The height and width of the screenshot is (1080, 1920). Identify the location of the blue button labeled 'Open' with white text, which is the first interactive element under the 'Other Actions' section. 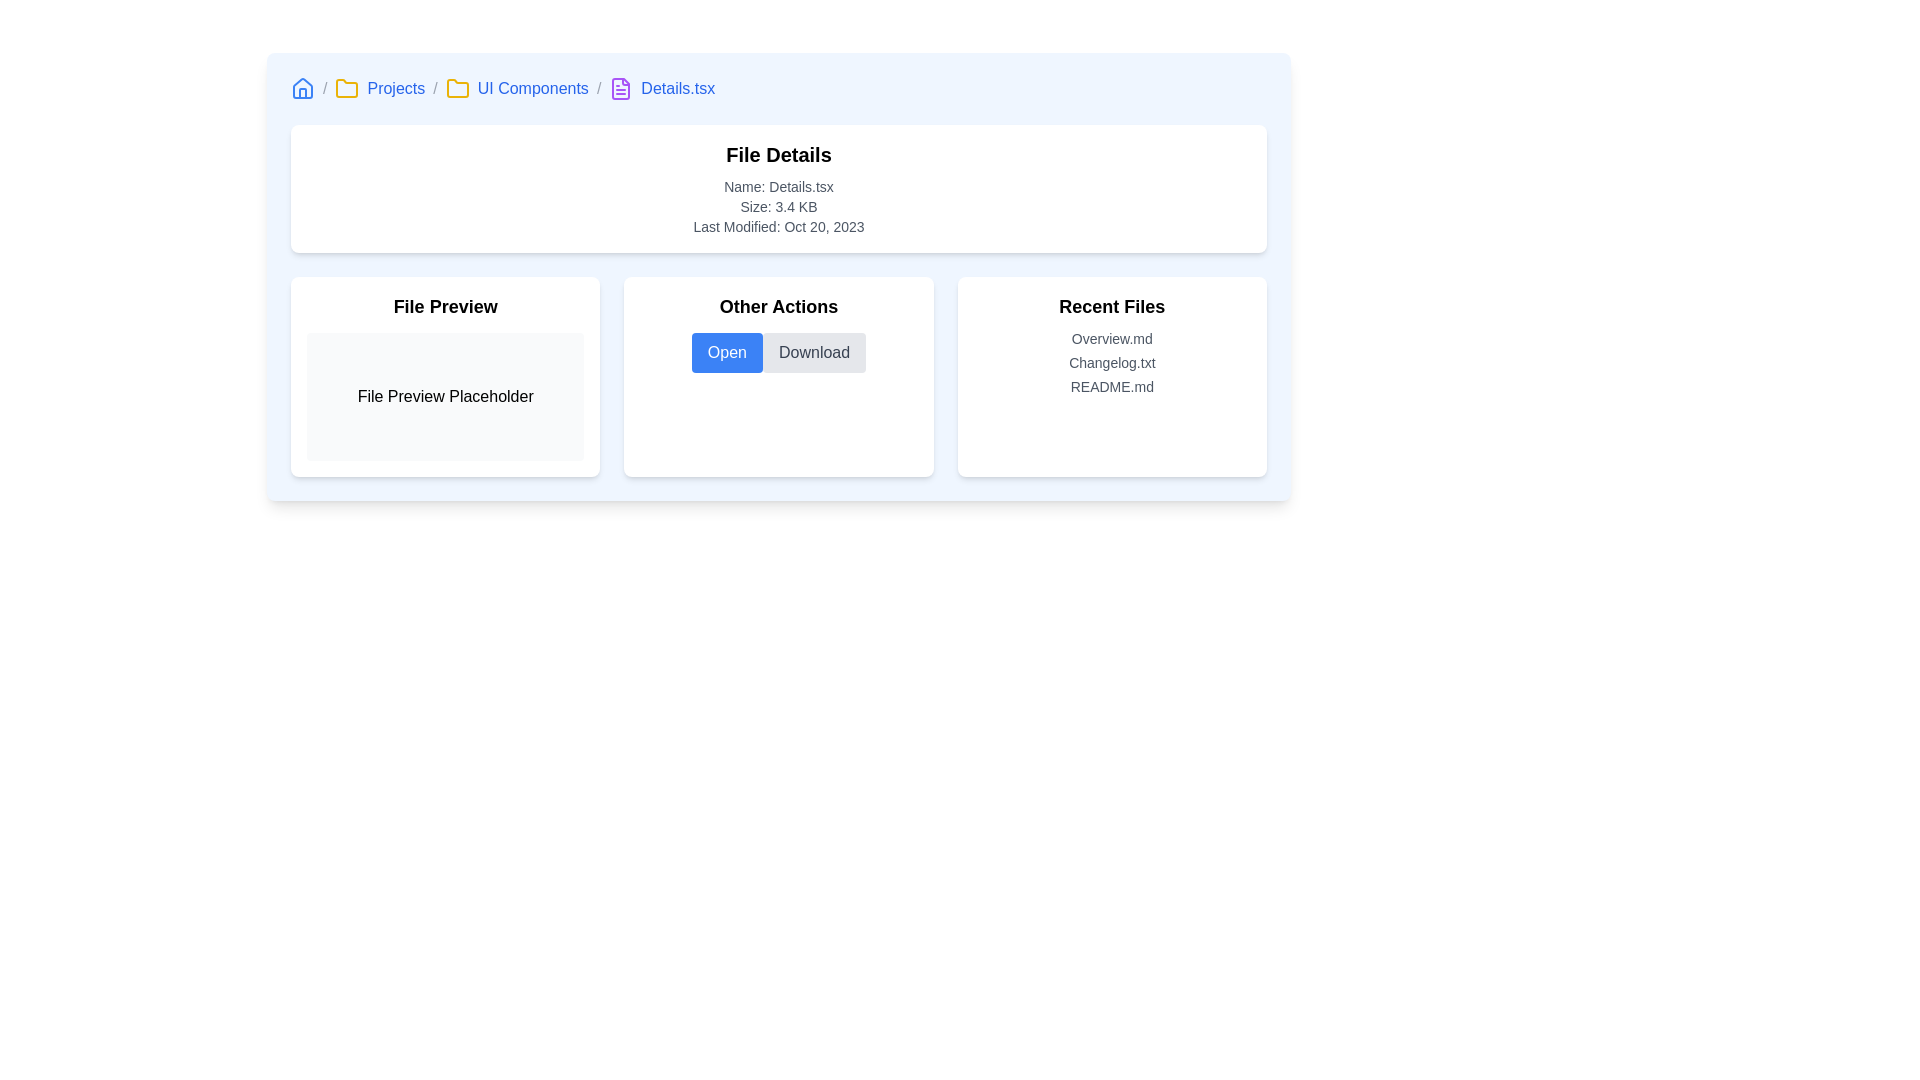
(725, 352).